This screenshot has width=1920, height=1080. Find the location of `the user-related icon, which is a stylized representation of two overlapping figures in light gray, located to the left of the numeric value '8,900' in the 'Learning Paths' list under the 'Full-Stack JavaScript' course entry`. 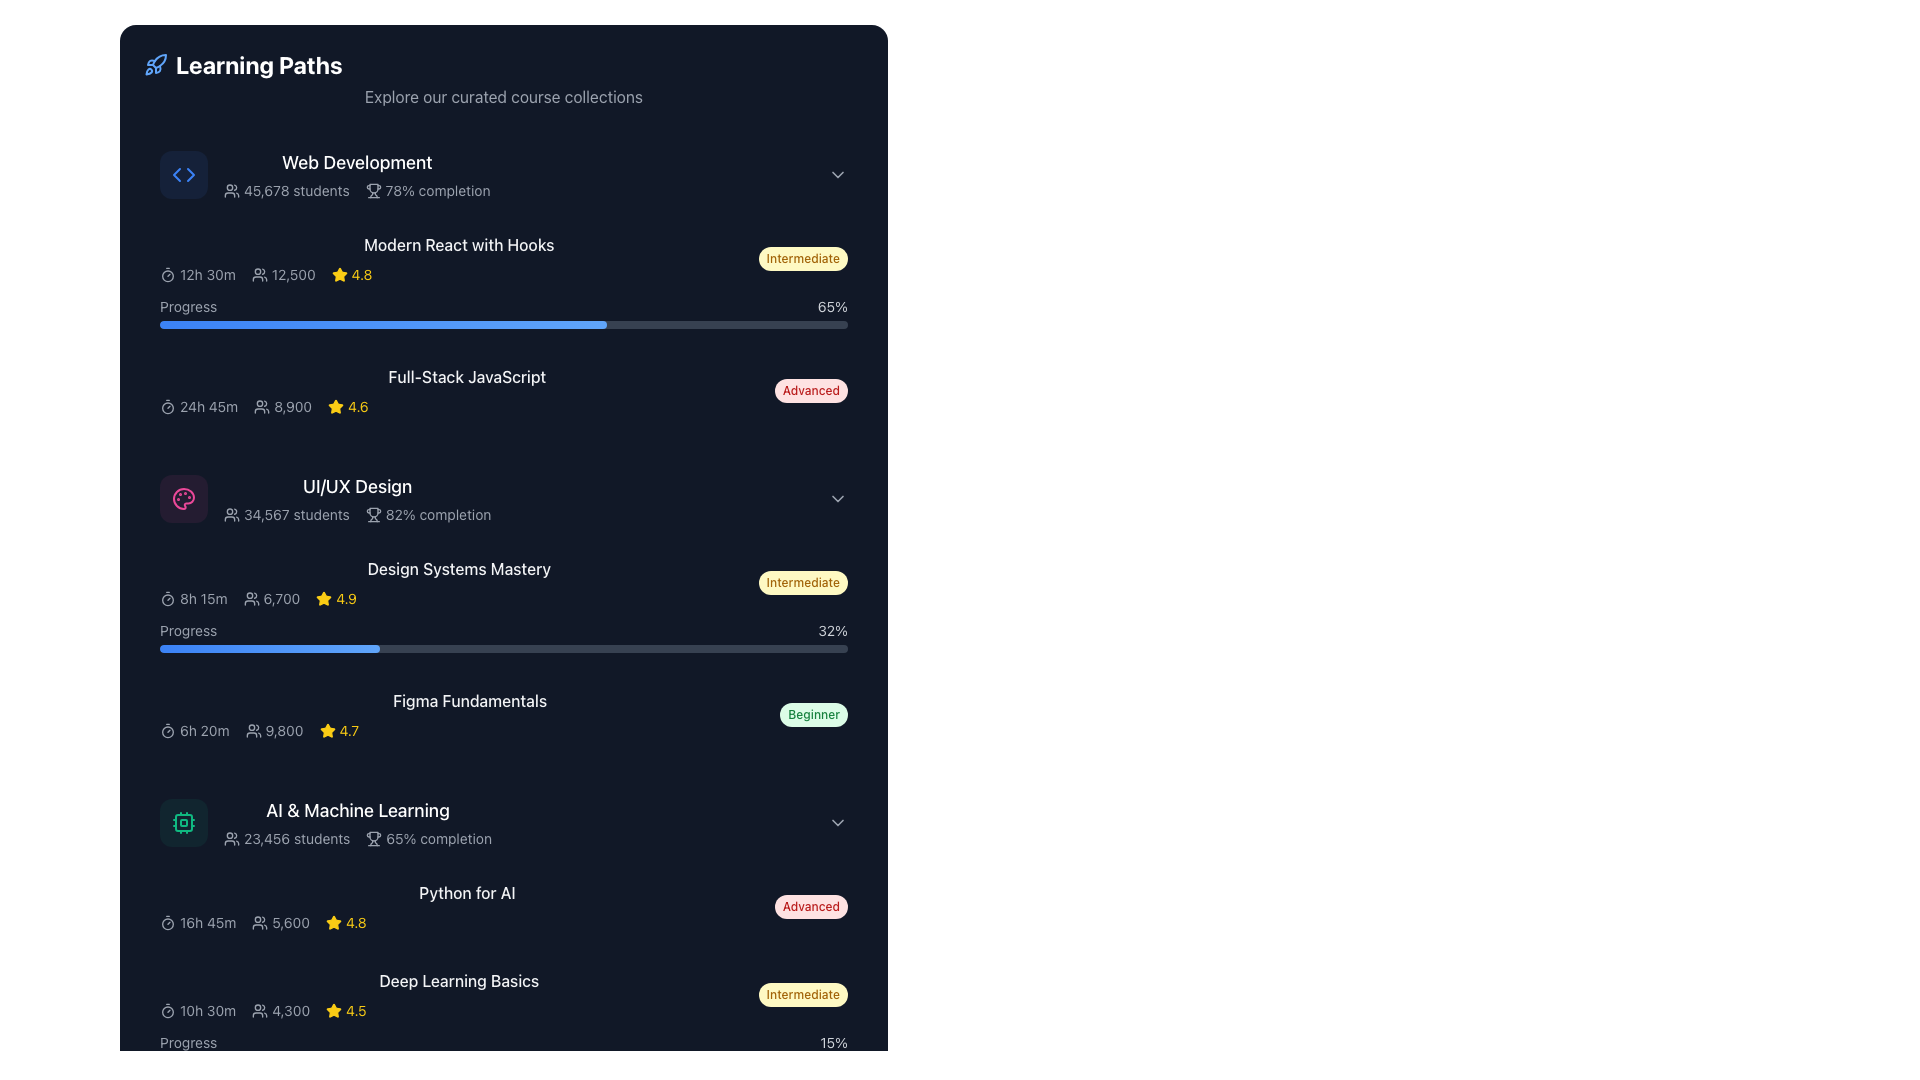

the user-related icon, which is a stylized representation of two overlapping figures in light gray, located to the left of the numeric value '8,900' in the 'Learning Paths' list under the 'Full-Stack JavaScript' course entry is located at coordinates (261, 406).